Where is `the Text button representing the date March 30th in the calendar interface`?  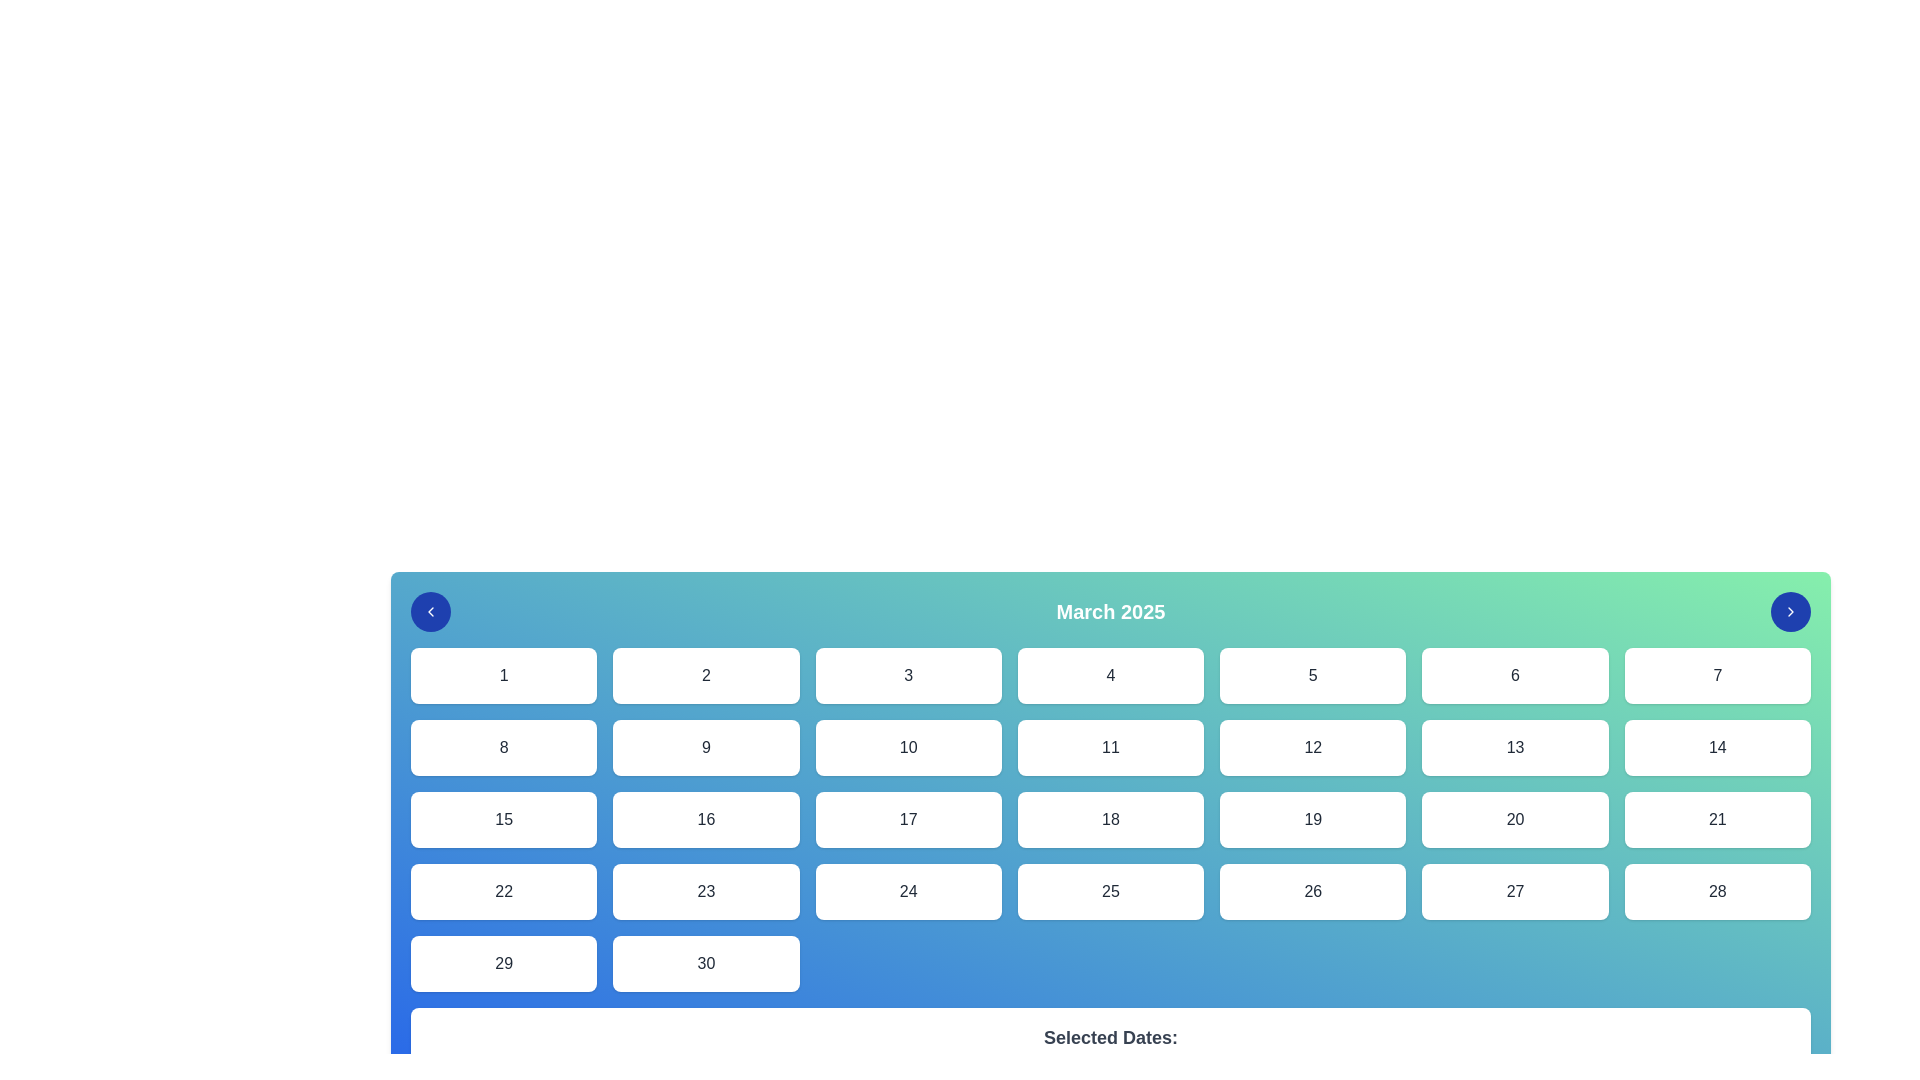 the Text button representing the date March 30th in the calendar interface is located at coordinates (705, 963).